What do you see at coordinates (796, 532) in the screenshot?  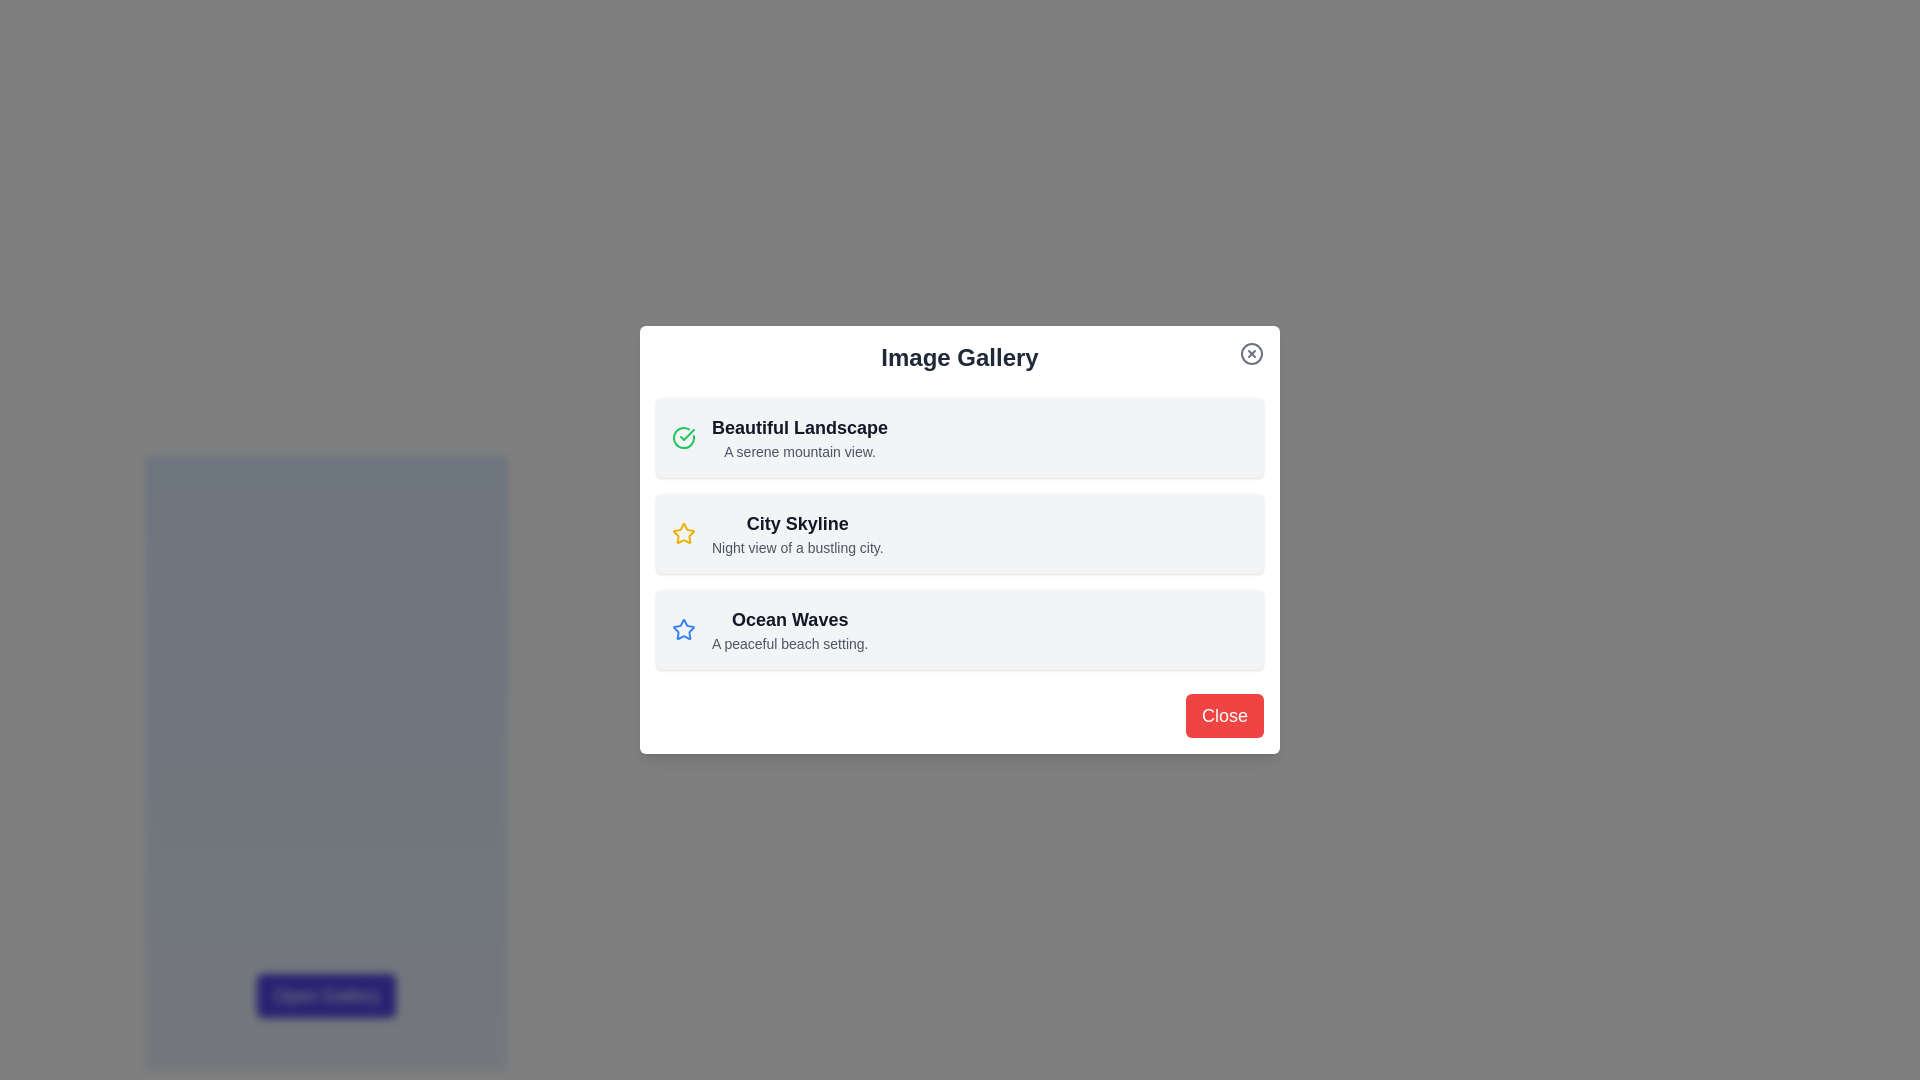 I see `the text label that displays 'City Skyline' and 'Night view of a bustling city.' within the 'Image Gallery' modal dialog` at bounding box center [796, 532].